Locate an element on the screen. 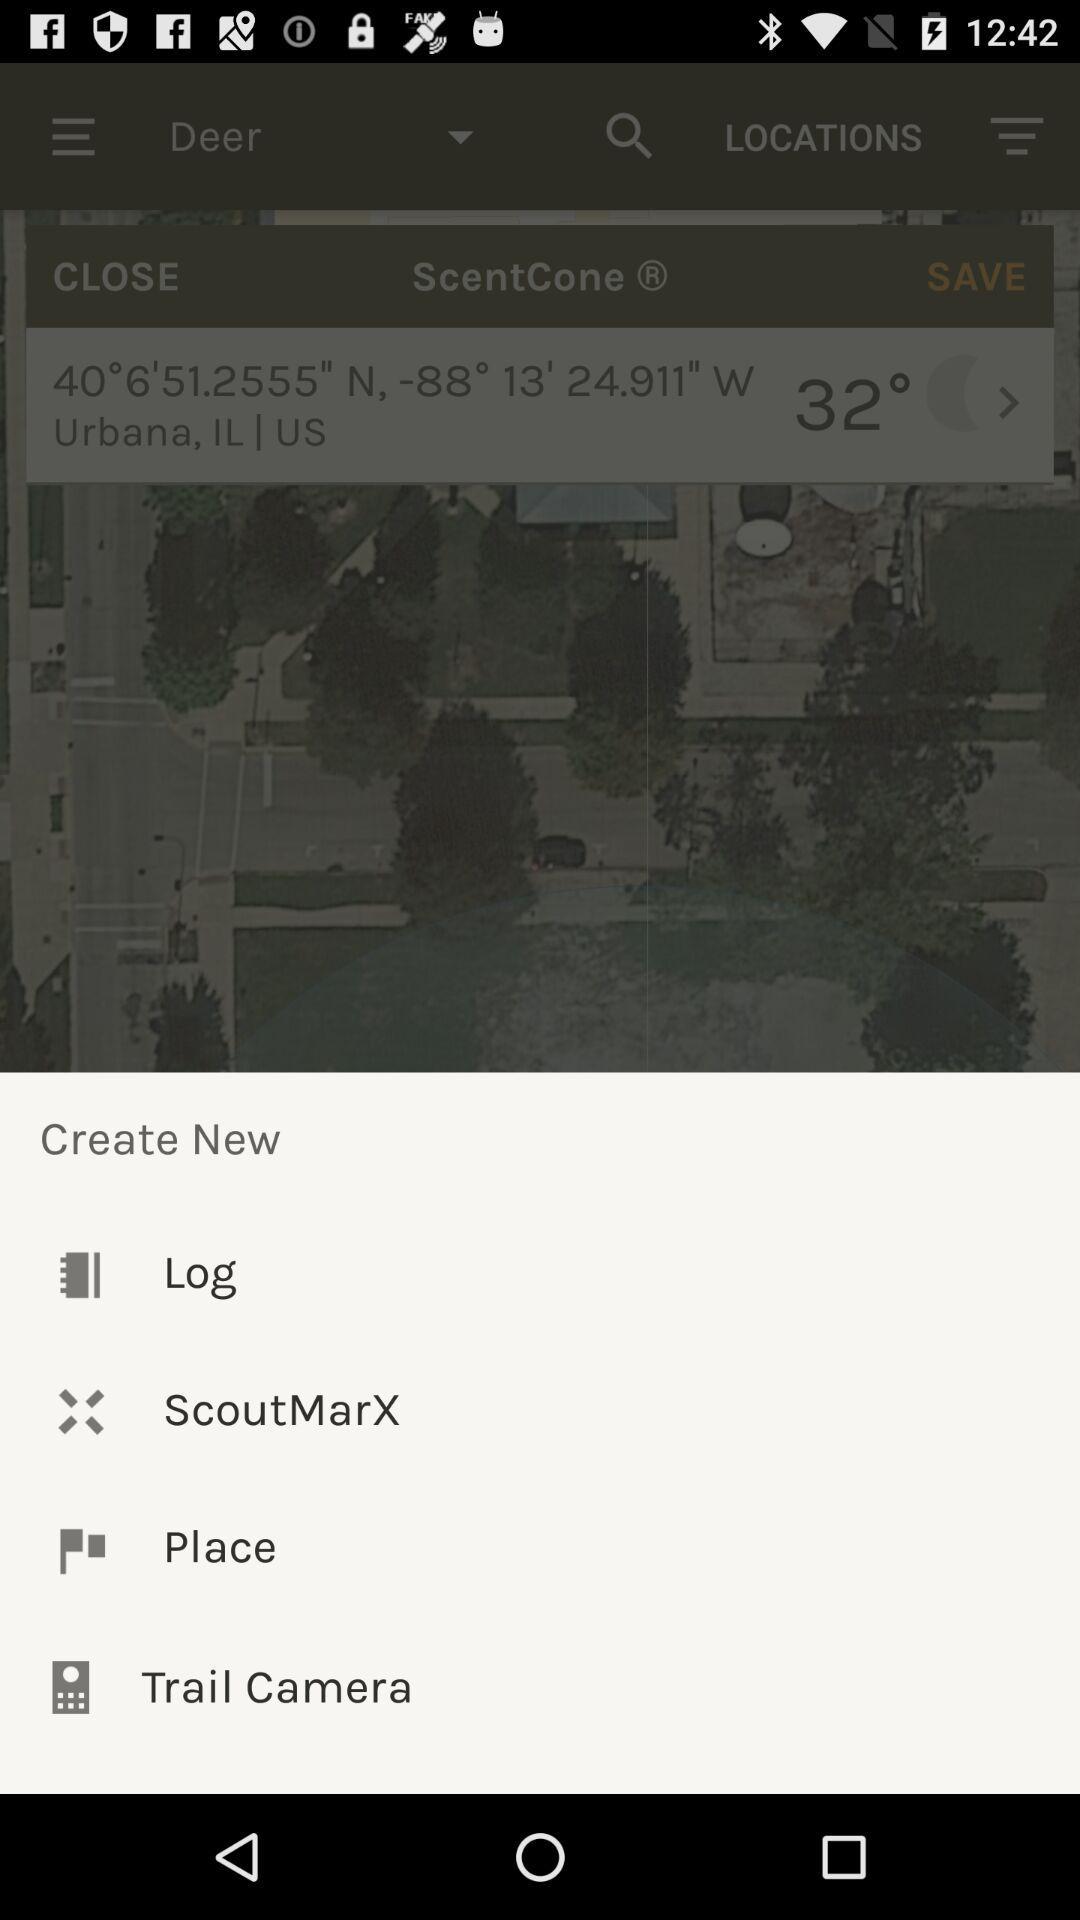 The image size is (1080, 1920). the place item is located at coordinates (540, 1549).